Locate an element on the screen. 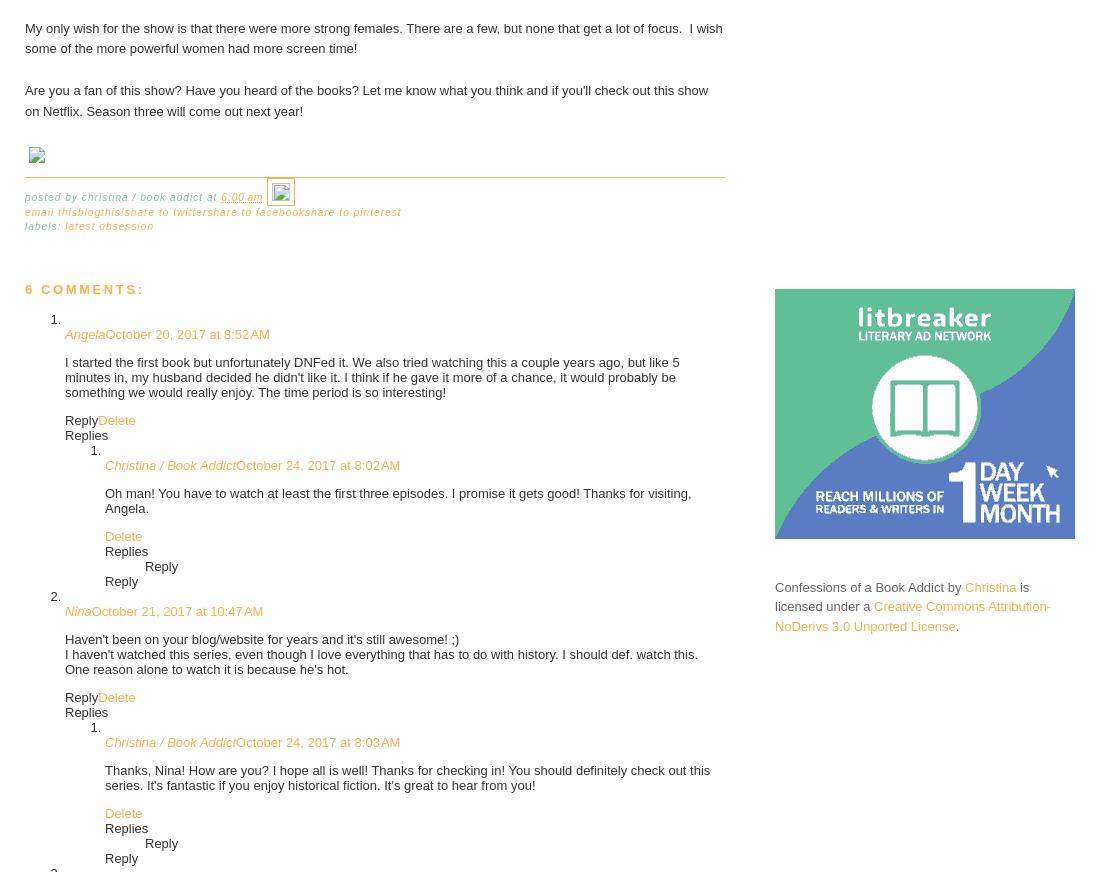 Image resolution: width=1100 pixels, height=872 pixels. 'Creative Commons Attribution-NoDerivs 3.0 Unported License' is located at coordinates (913, 615).